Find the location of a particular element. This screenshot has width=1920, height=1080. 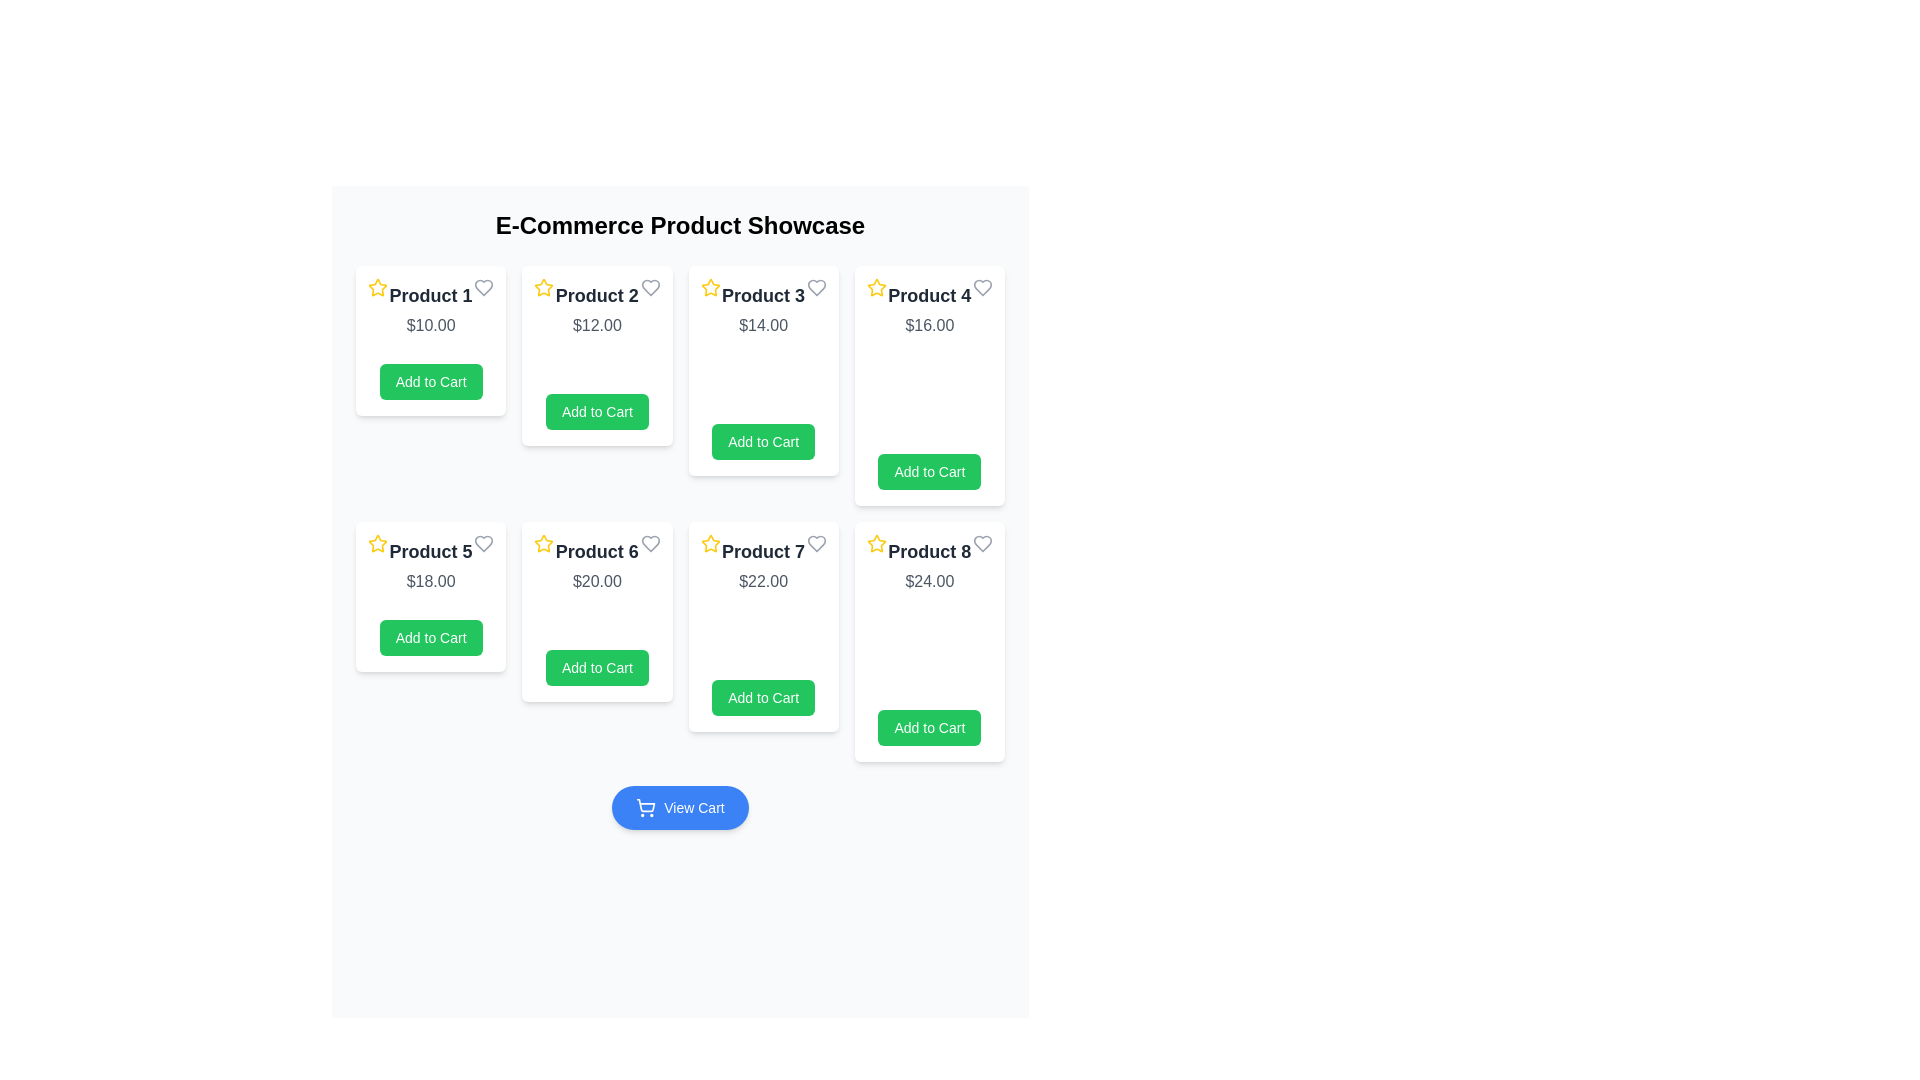

the star icon located in the top-left corner of the 'Product 1' card is located at coordinates (378, 288).